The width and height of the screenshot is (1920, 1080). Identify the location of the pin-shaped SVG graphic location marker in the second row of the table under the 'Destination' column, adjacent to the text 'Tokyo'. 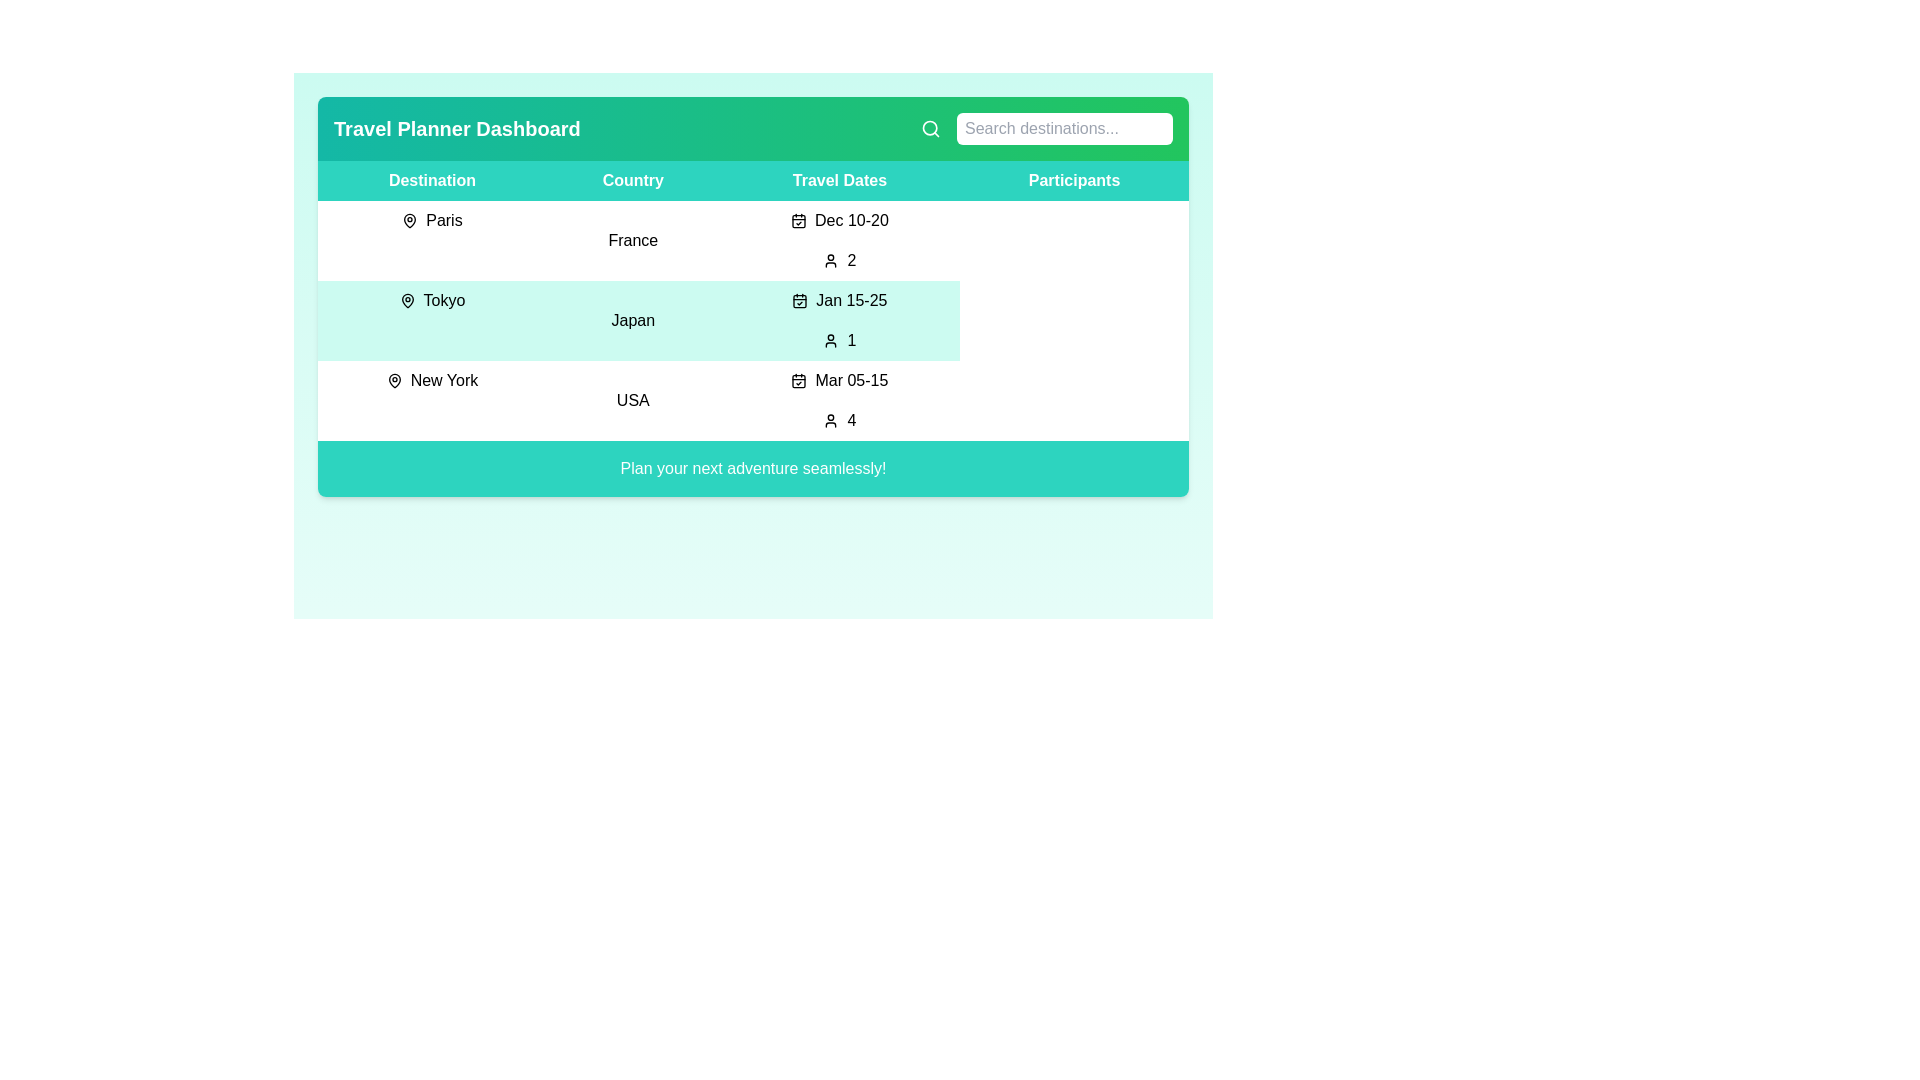
(406, 300).